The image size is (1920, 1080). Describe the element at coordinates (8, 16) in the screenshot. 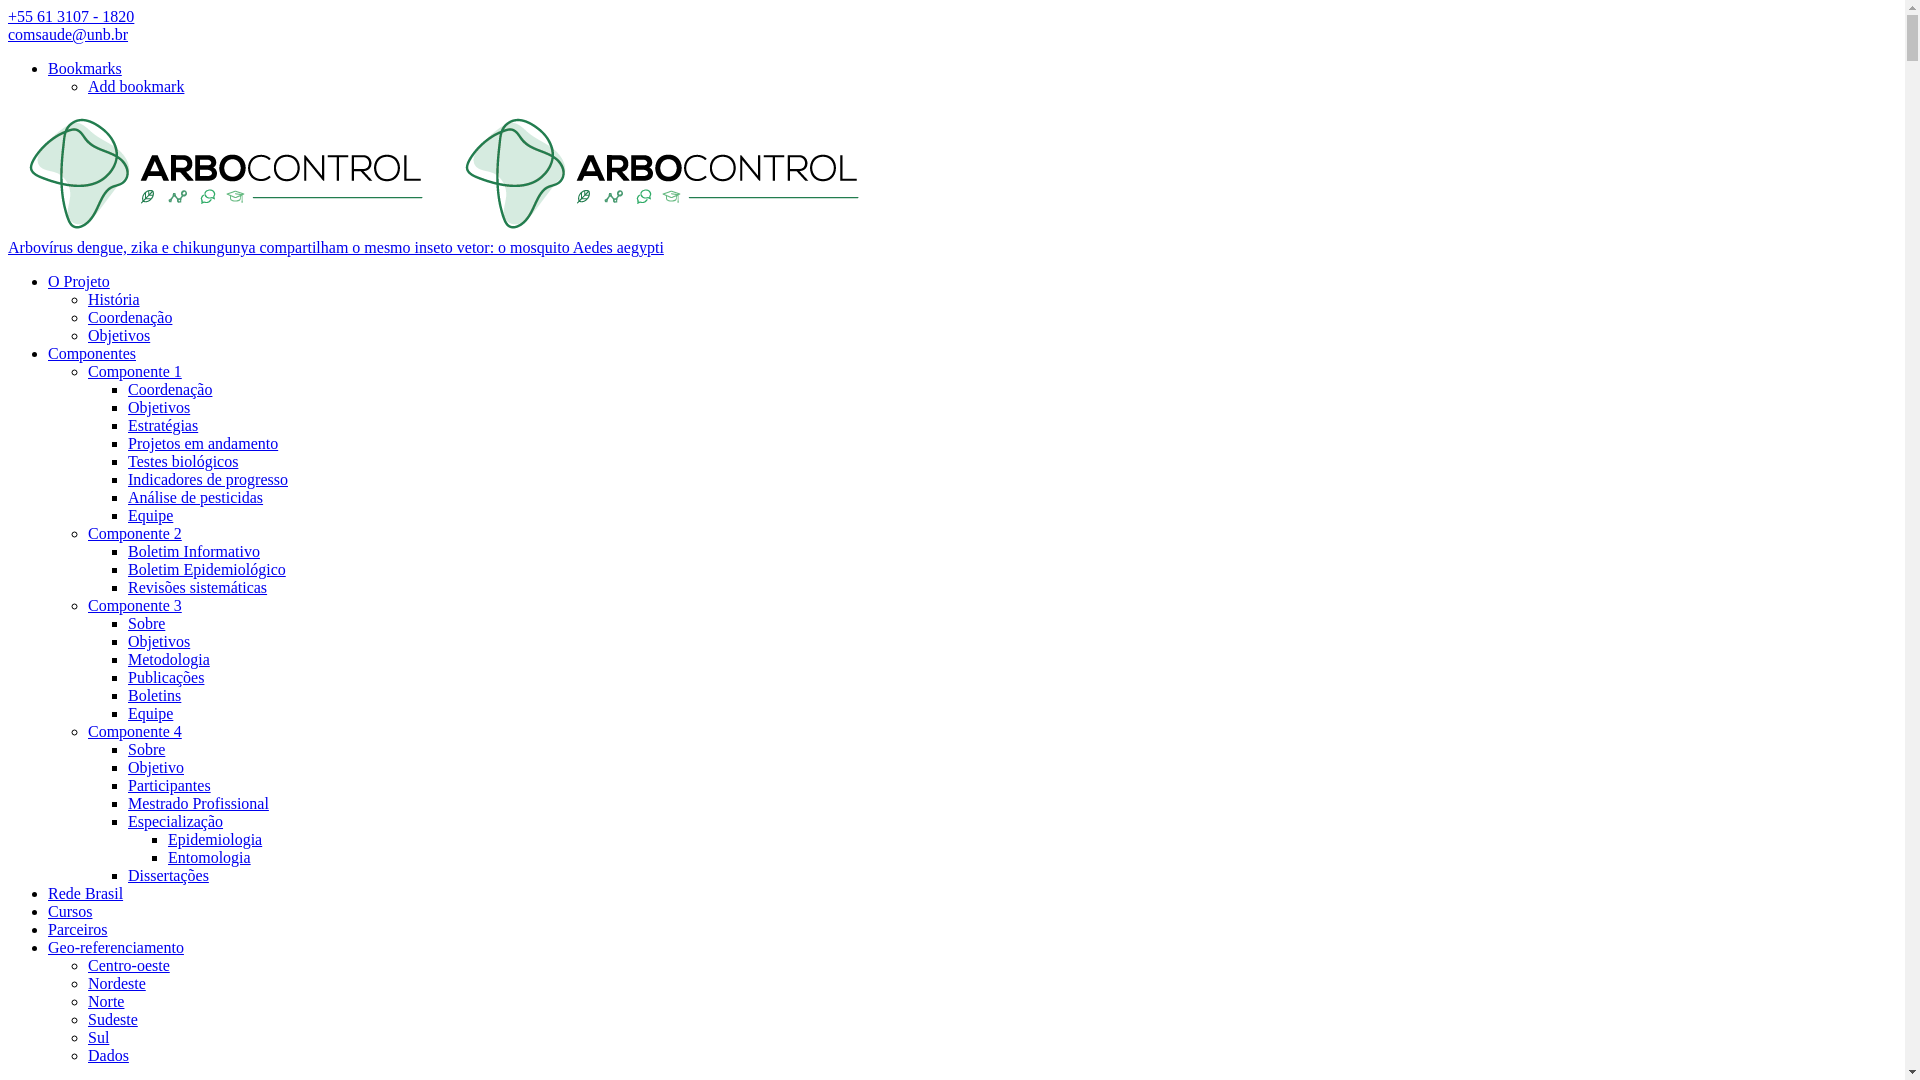

I see `'+55 61 3107 - 1820'` at that location.